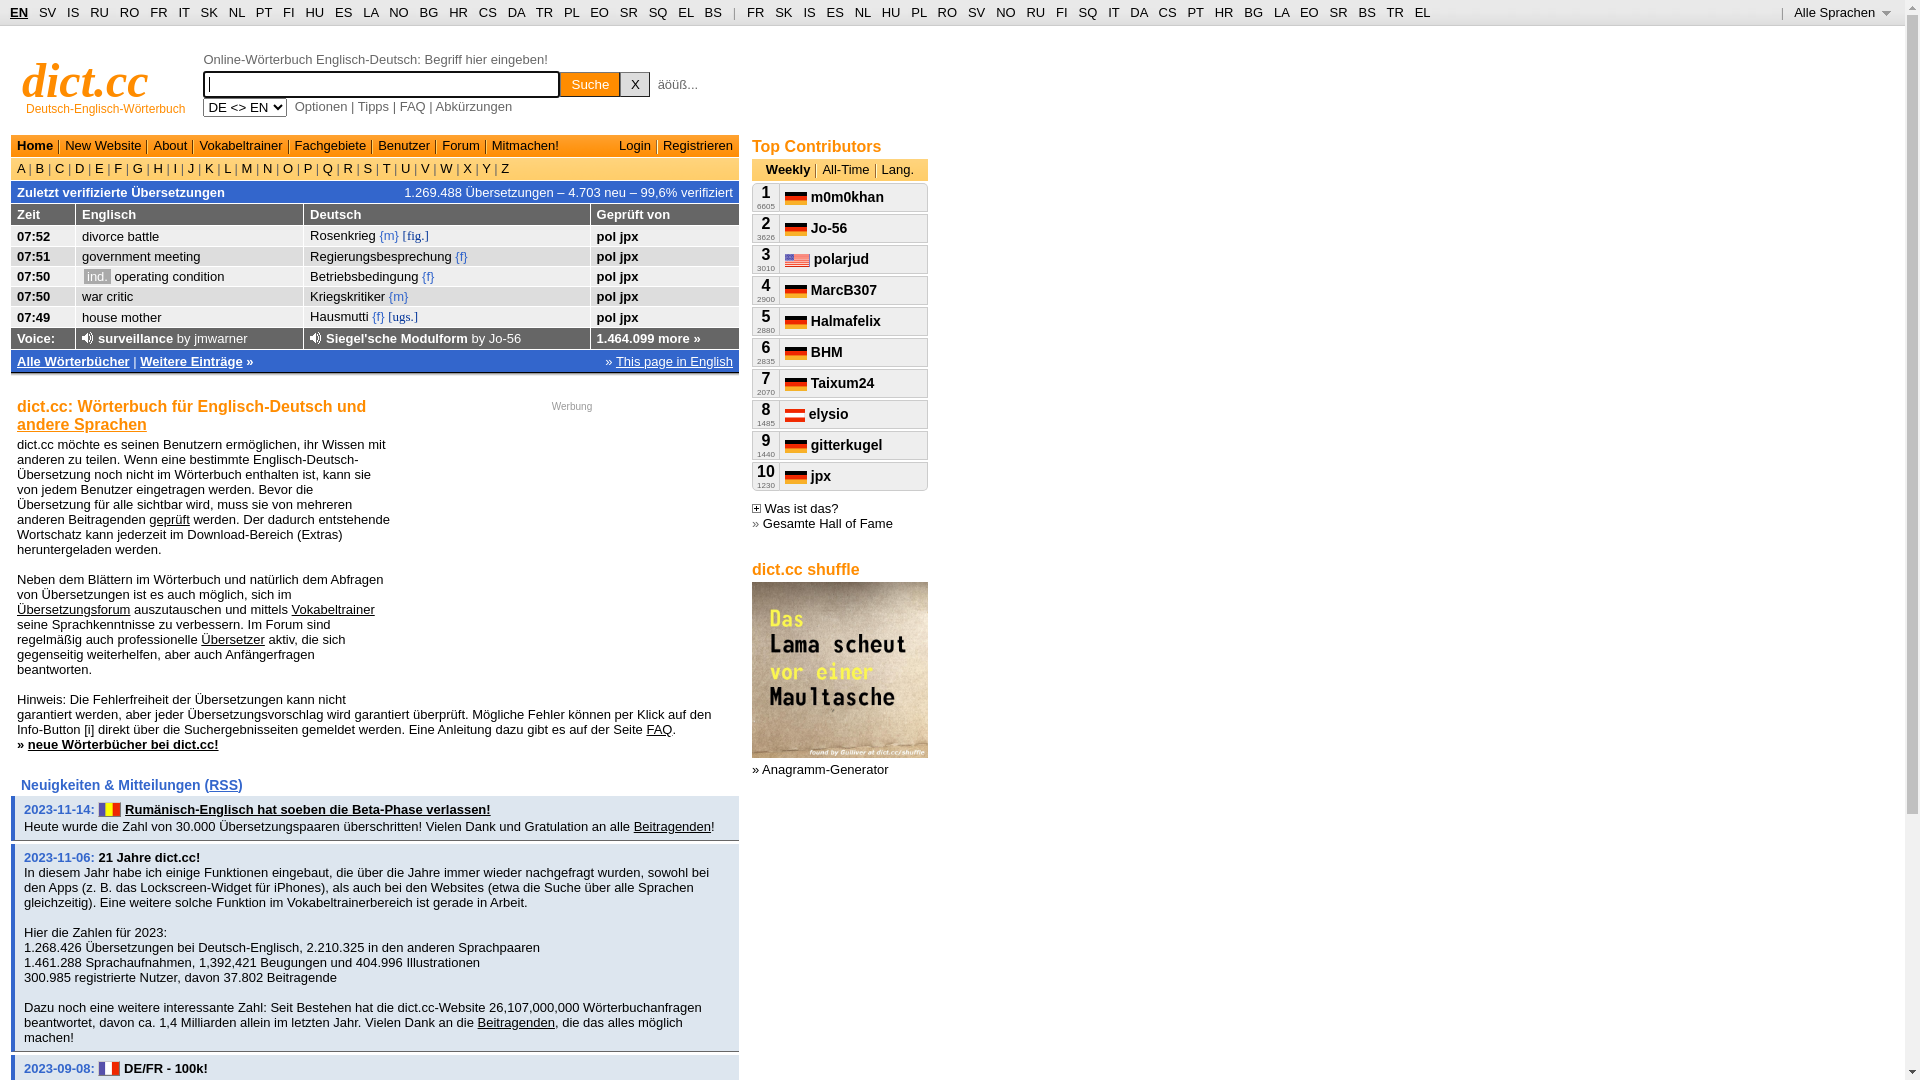 The height and width of the screenshot is (1080, 1920). Describe the element at coordinates (835, 12) in the screenshot. I see `'ES'` at that location.